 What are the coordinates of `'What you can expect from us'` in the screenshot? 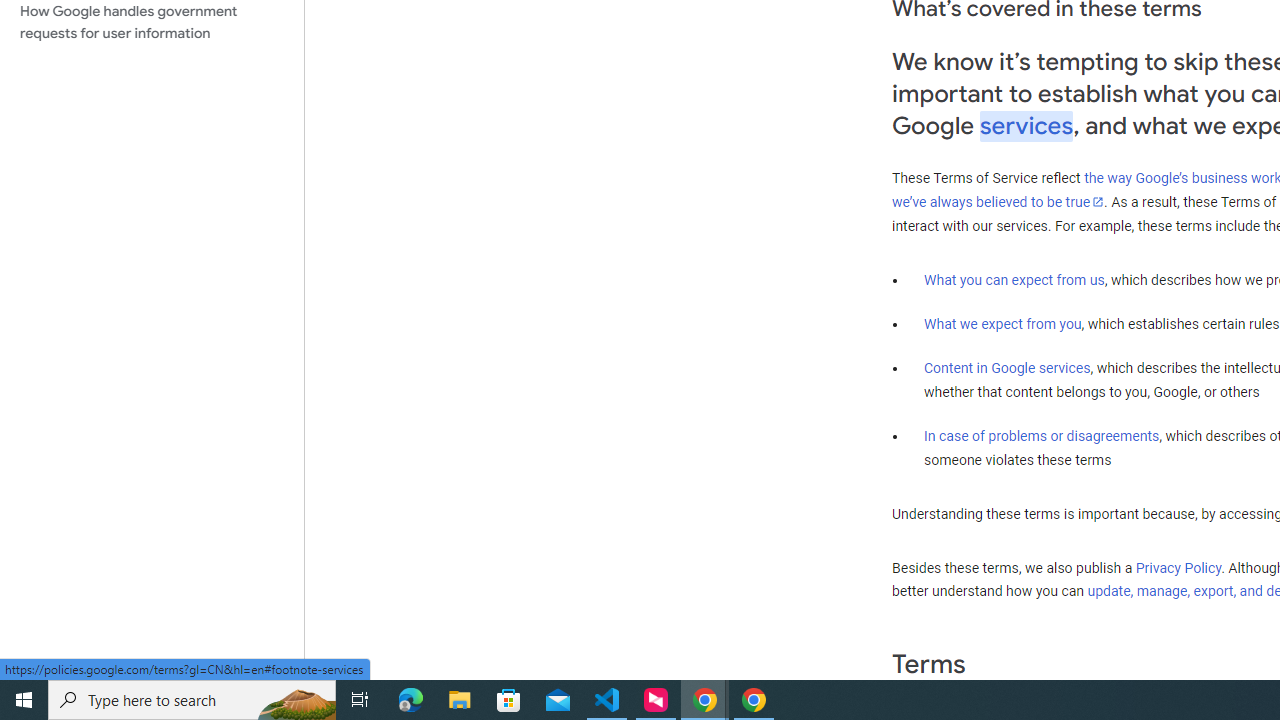 It's located at (1014, 279).